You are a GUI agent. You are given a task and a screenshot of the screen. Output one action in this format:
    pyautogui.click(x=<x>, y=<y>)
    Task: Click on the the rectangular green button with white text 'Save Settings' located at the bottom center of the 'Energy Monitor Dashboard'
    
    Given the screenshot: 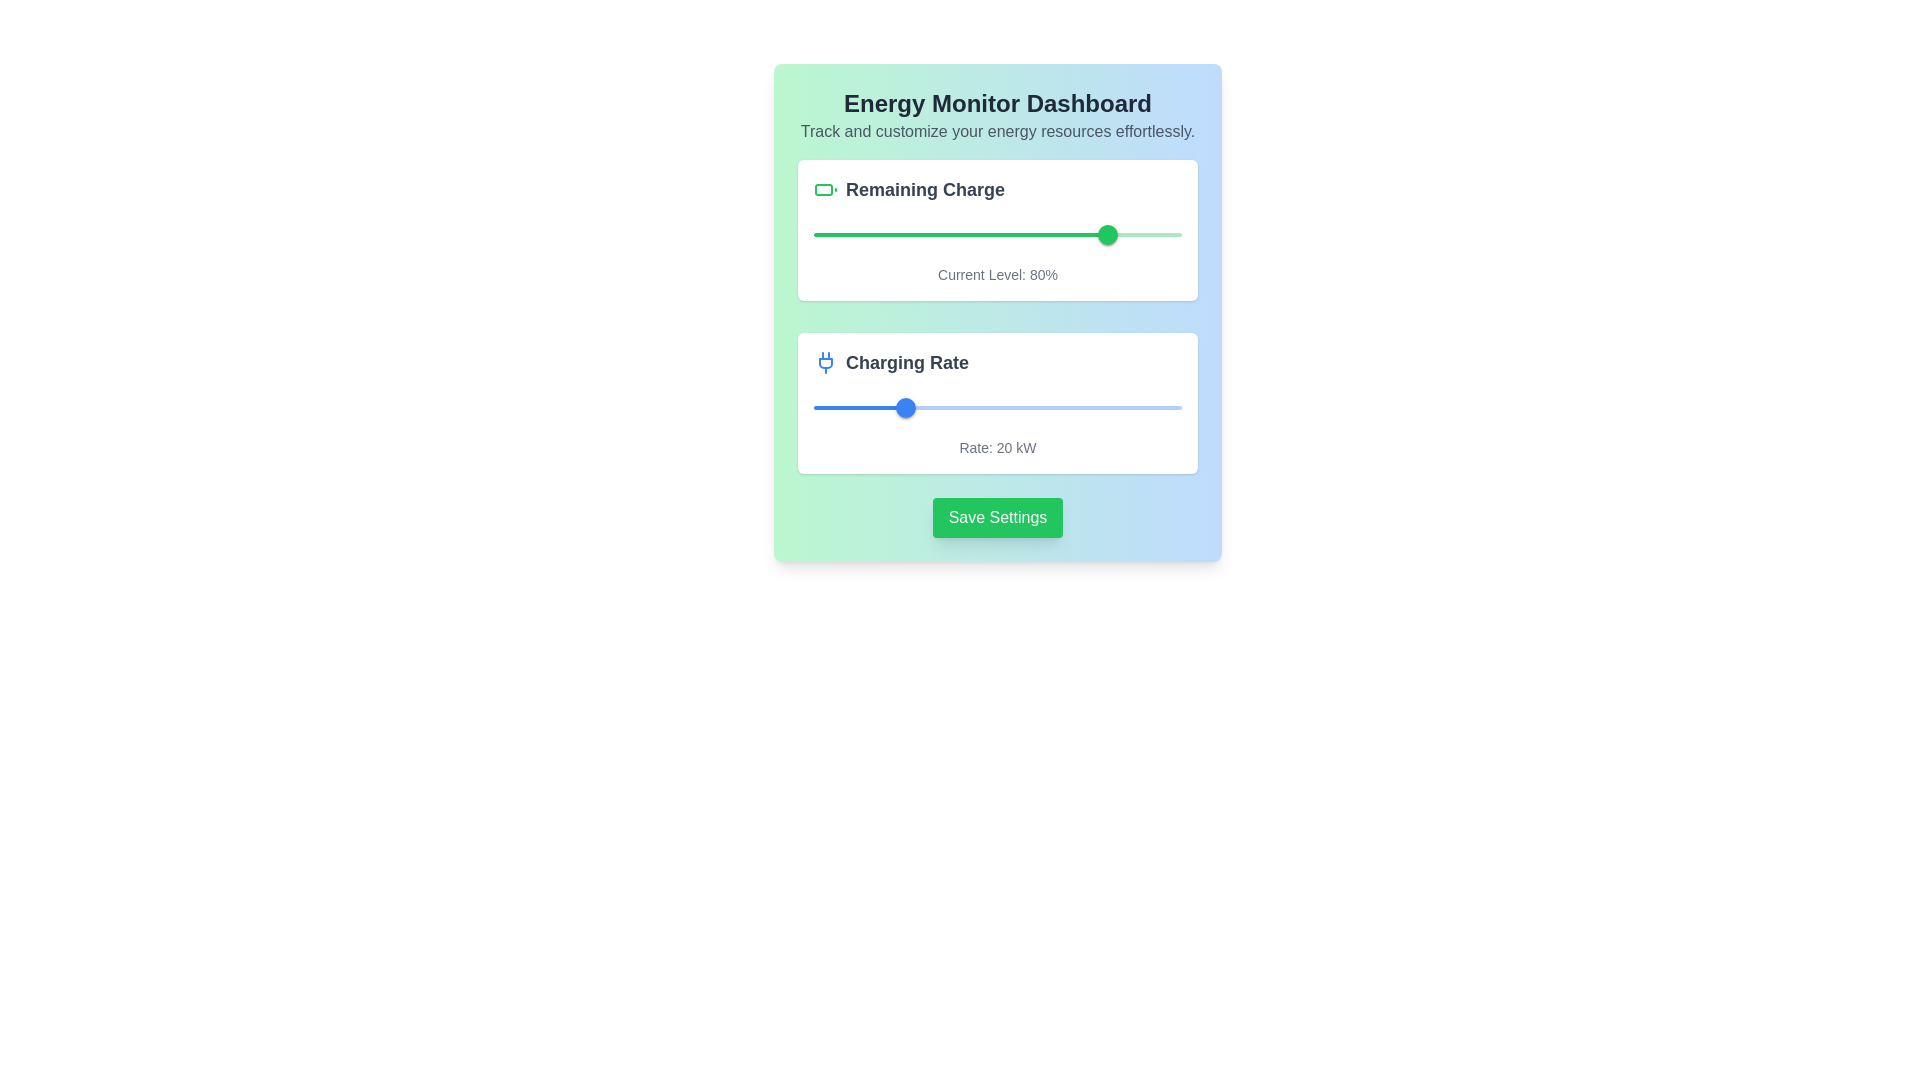 What is the action you would take?
    pyautogui.click(x=998, y=516)
    